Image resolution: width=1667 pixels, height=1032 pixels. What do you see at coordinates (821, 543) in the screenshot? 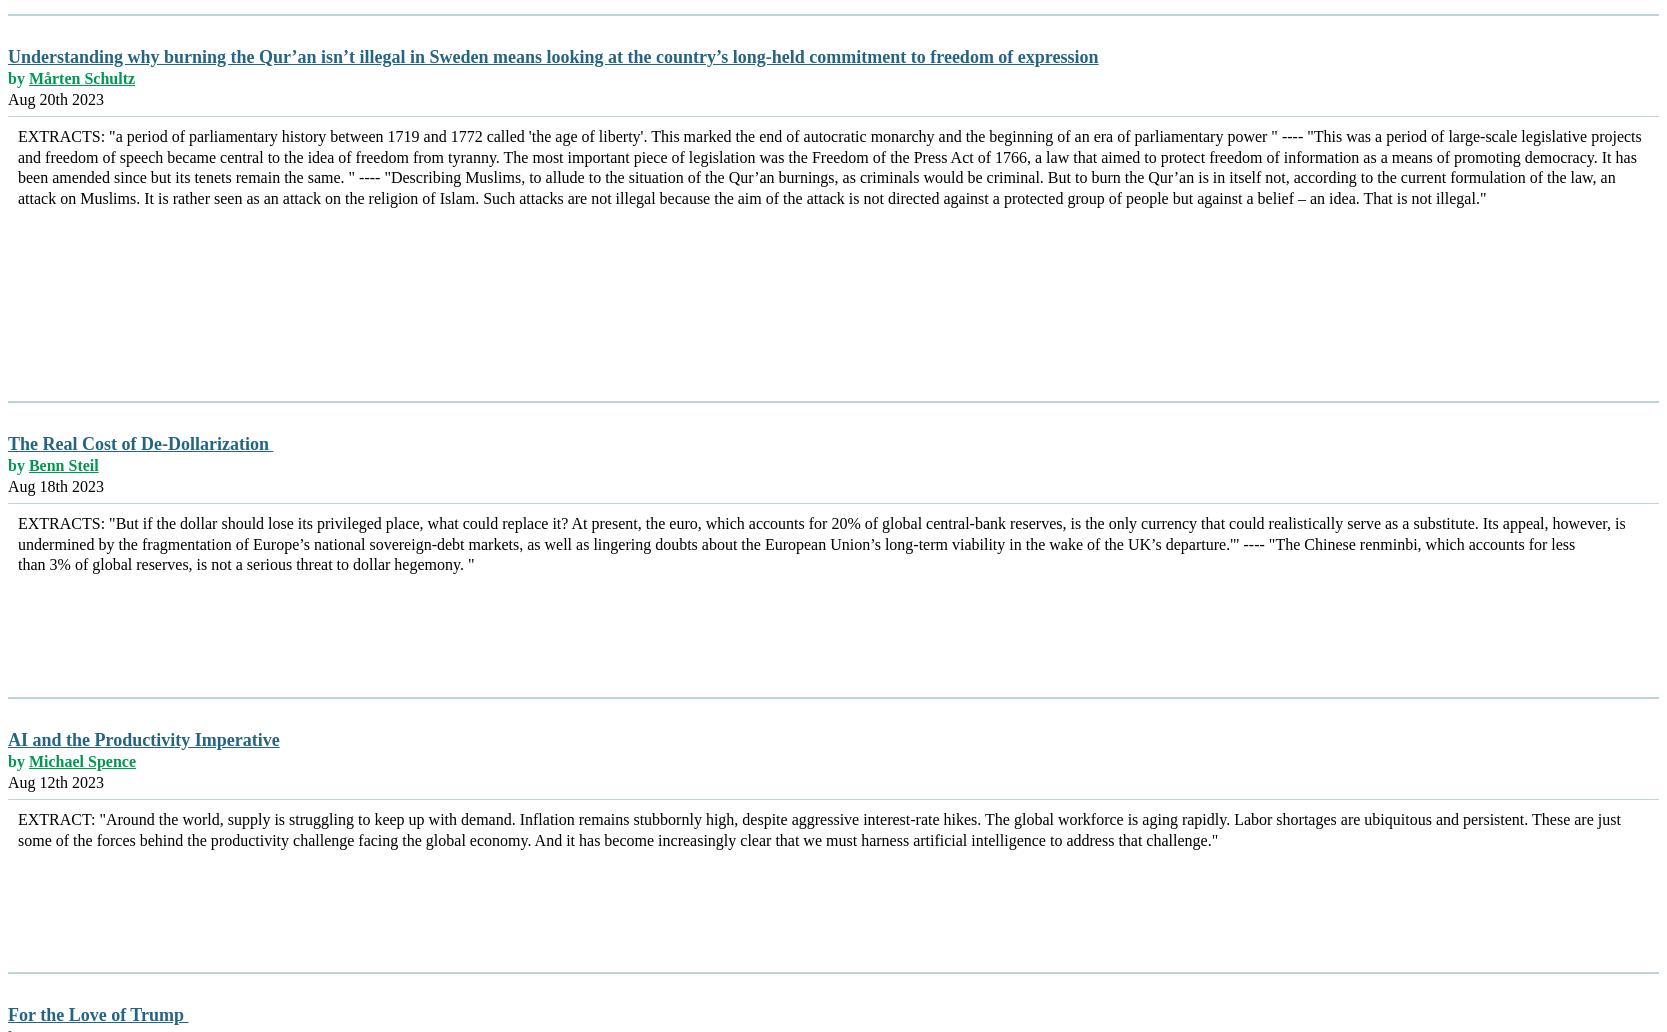
I see `'EXTRACTS: "But if the dollar should lose its privileged place, what could replace it? At present, the euro, which accounts for 20% of global central-bank reserves, is the only currency that could realistically serve as a substitute. Its appeal, however, is undermined by the fragmentation of Europe’s national sovereign-debt markets, as well as lingering doubts about the European Union’s long-term viability in the wake of the UK’s departure.'" ---- "The Chinese renminbi, which accounts for less than 3% of global reserves, is not a serious threat to dollar hegemony. "'` at bounding box center [821, 543].